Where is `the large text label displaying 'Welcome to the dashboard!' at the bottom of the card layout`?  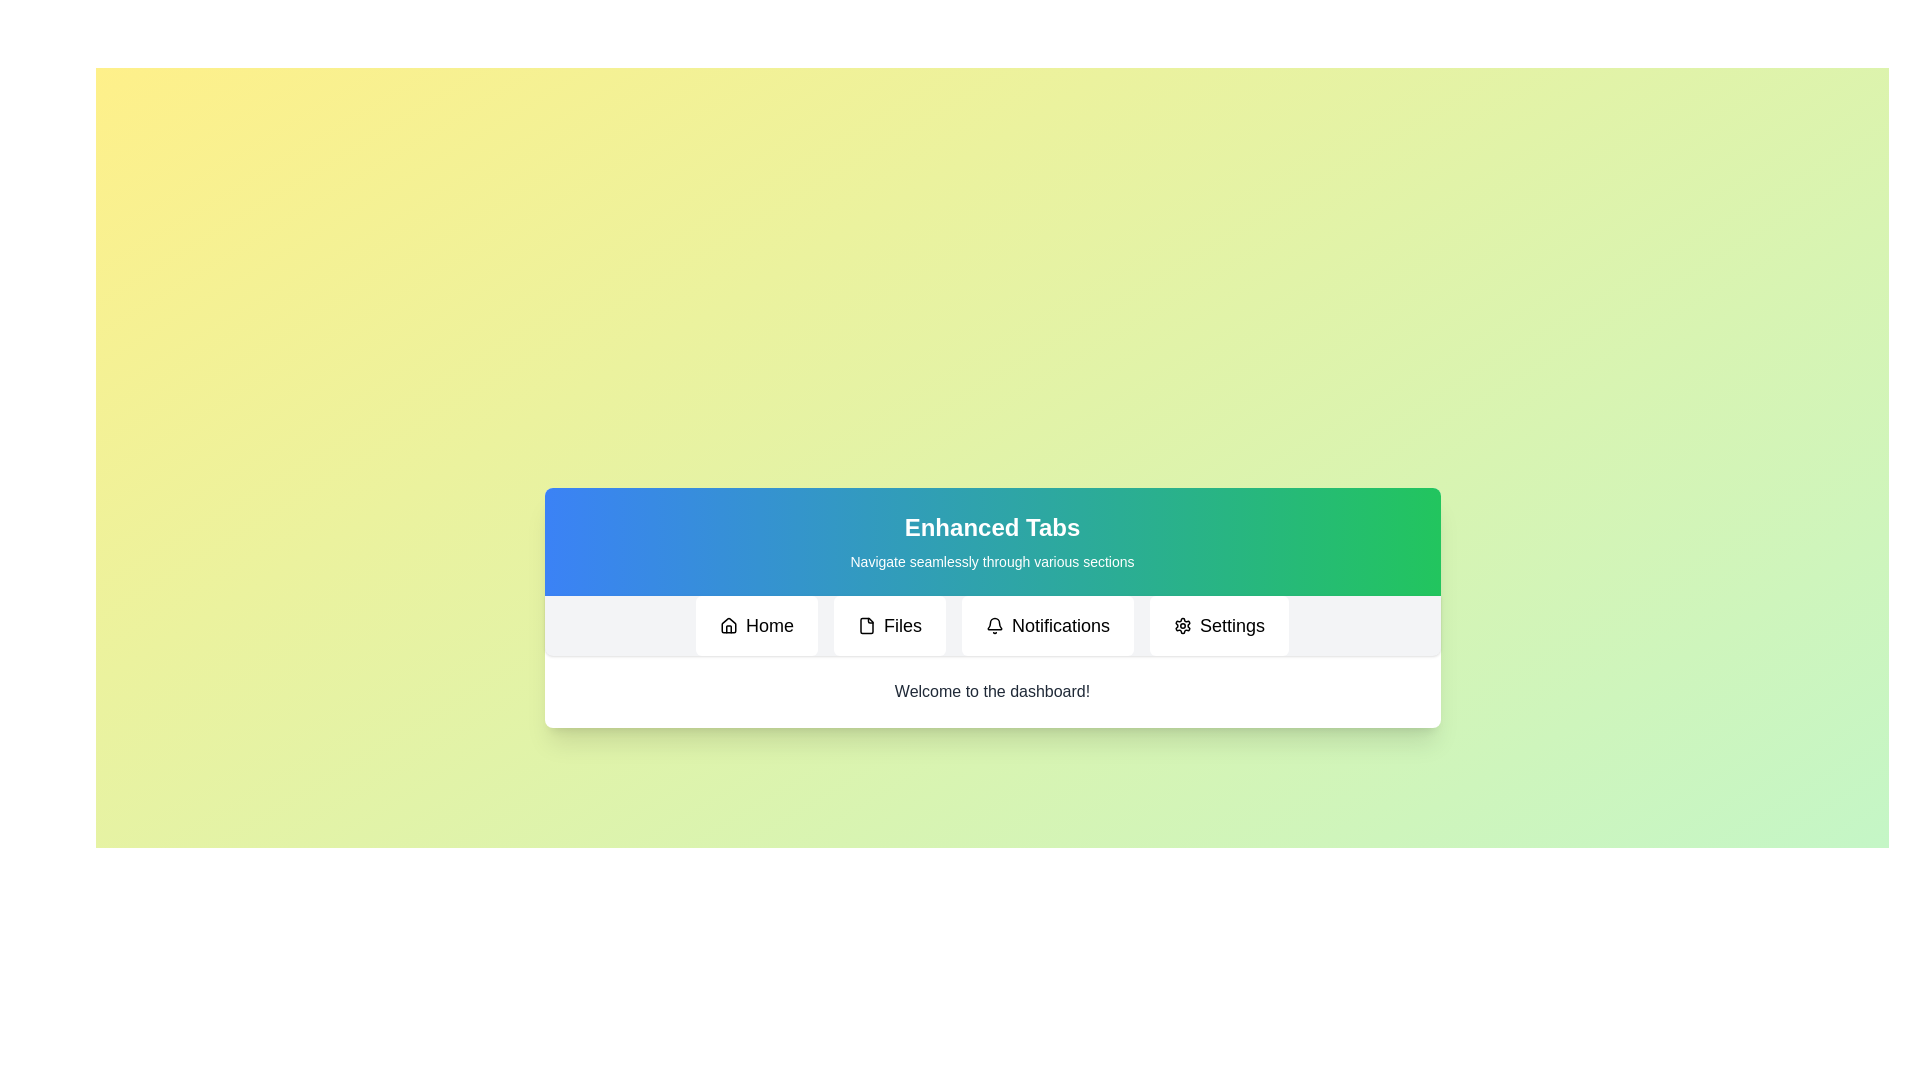 the large text label displaying 'Welcome to the dashboard!' at the bottom of the card layout is located at coordinates (992, 690).